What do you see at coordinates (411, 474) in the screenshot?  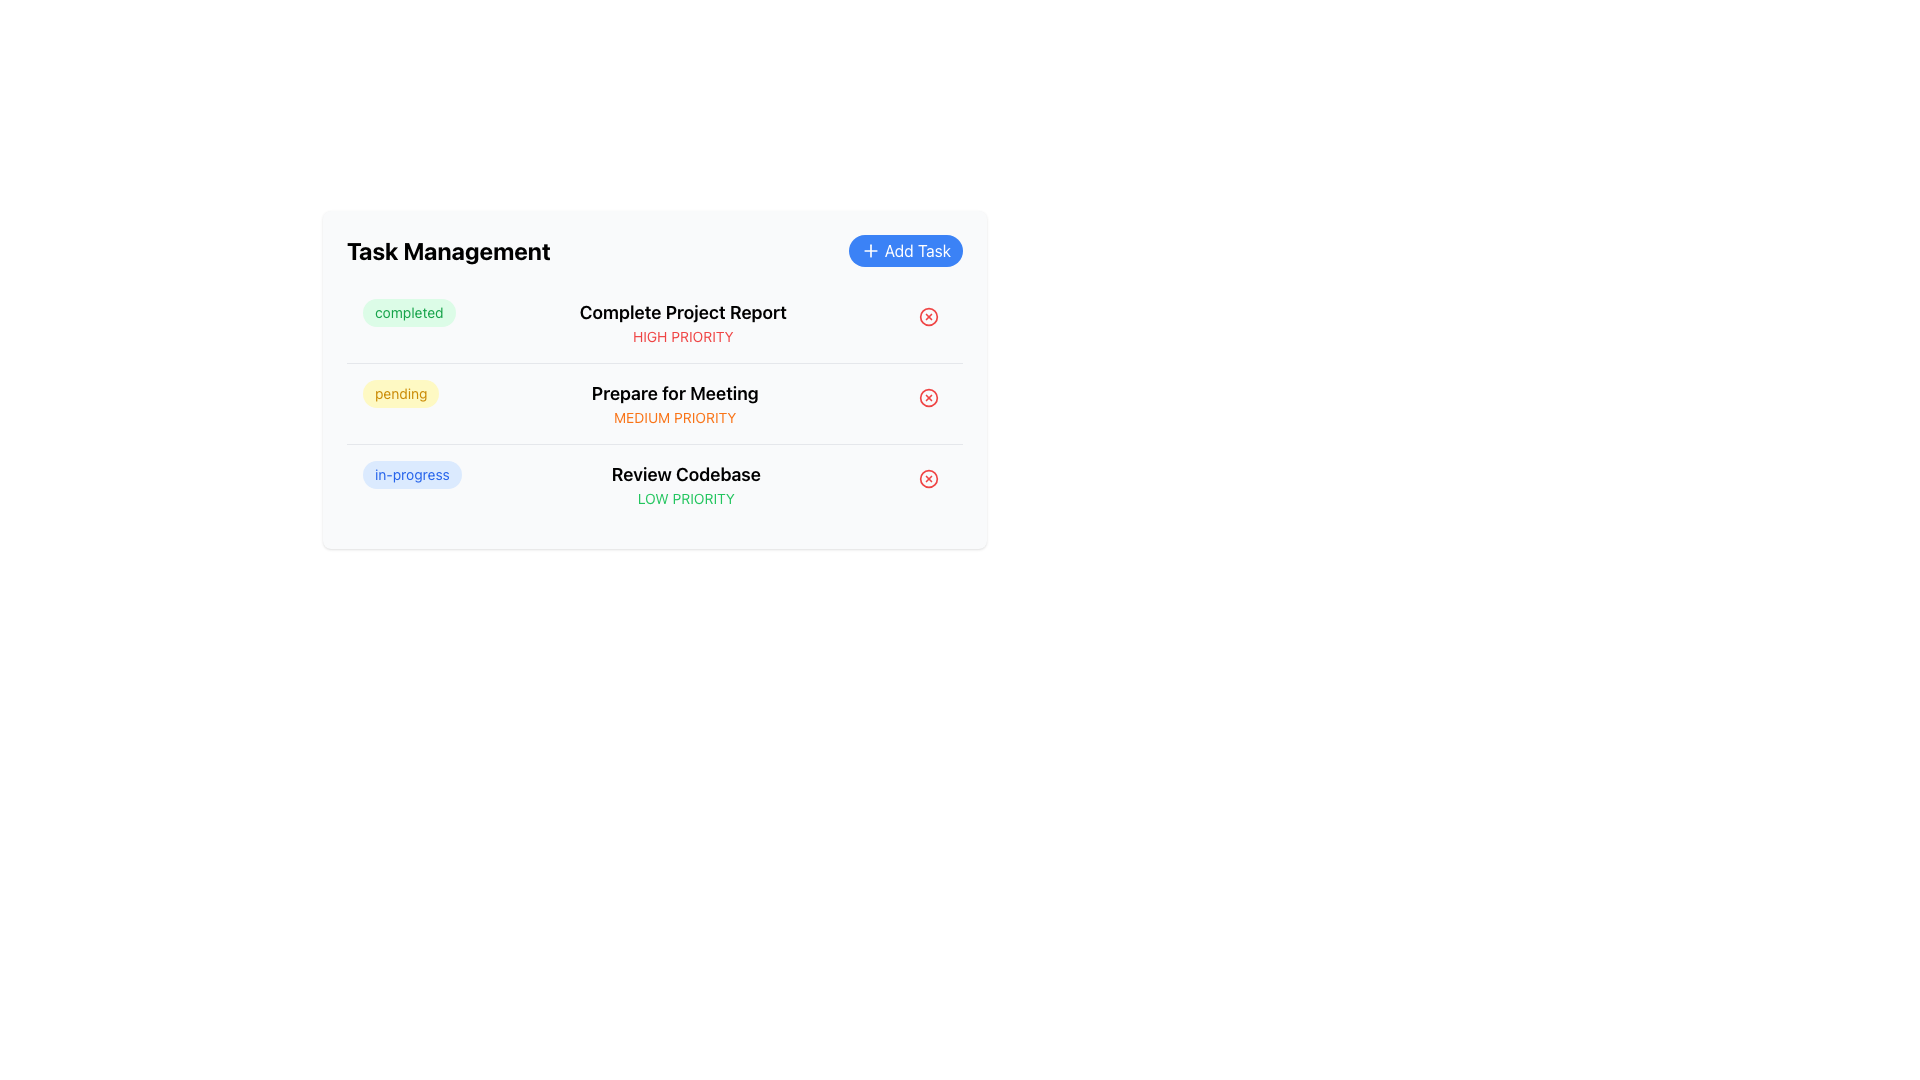 I see `the text label displaying 'in-progress' with a light blue background, positioned to the left of the 'Review Codebase' task title in the 'Task Management' section` at bounding box center [411, 474].